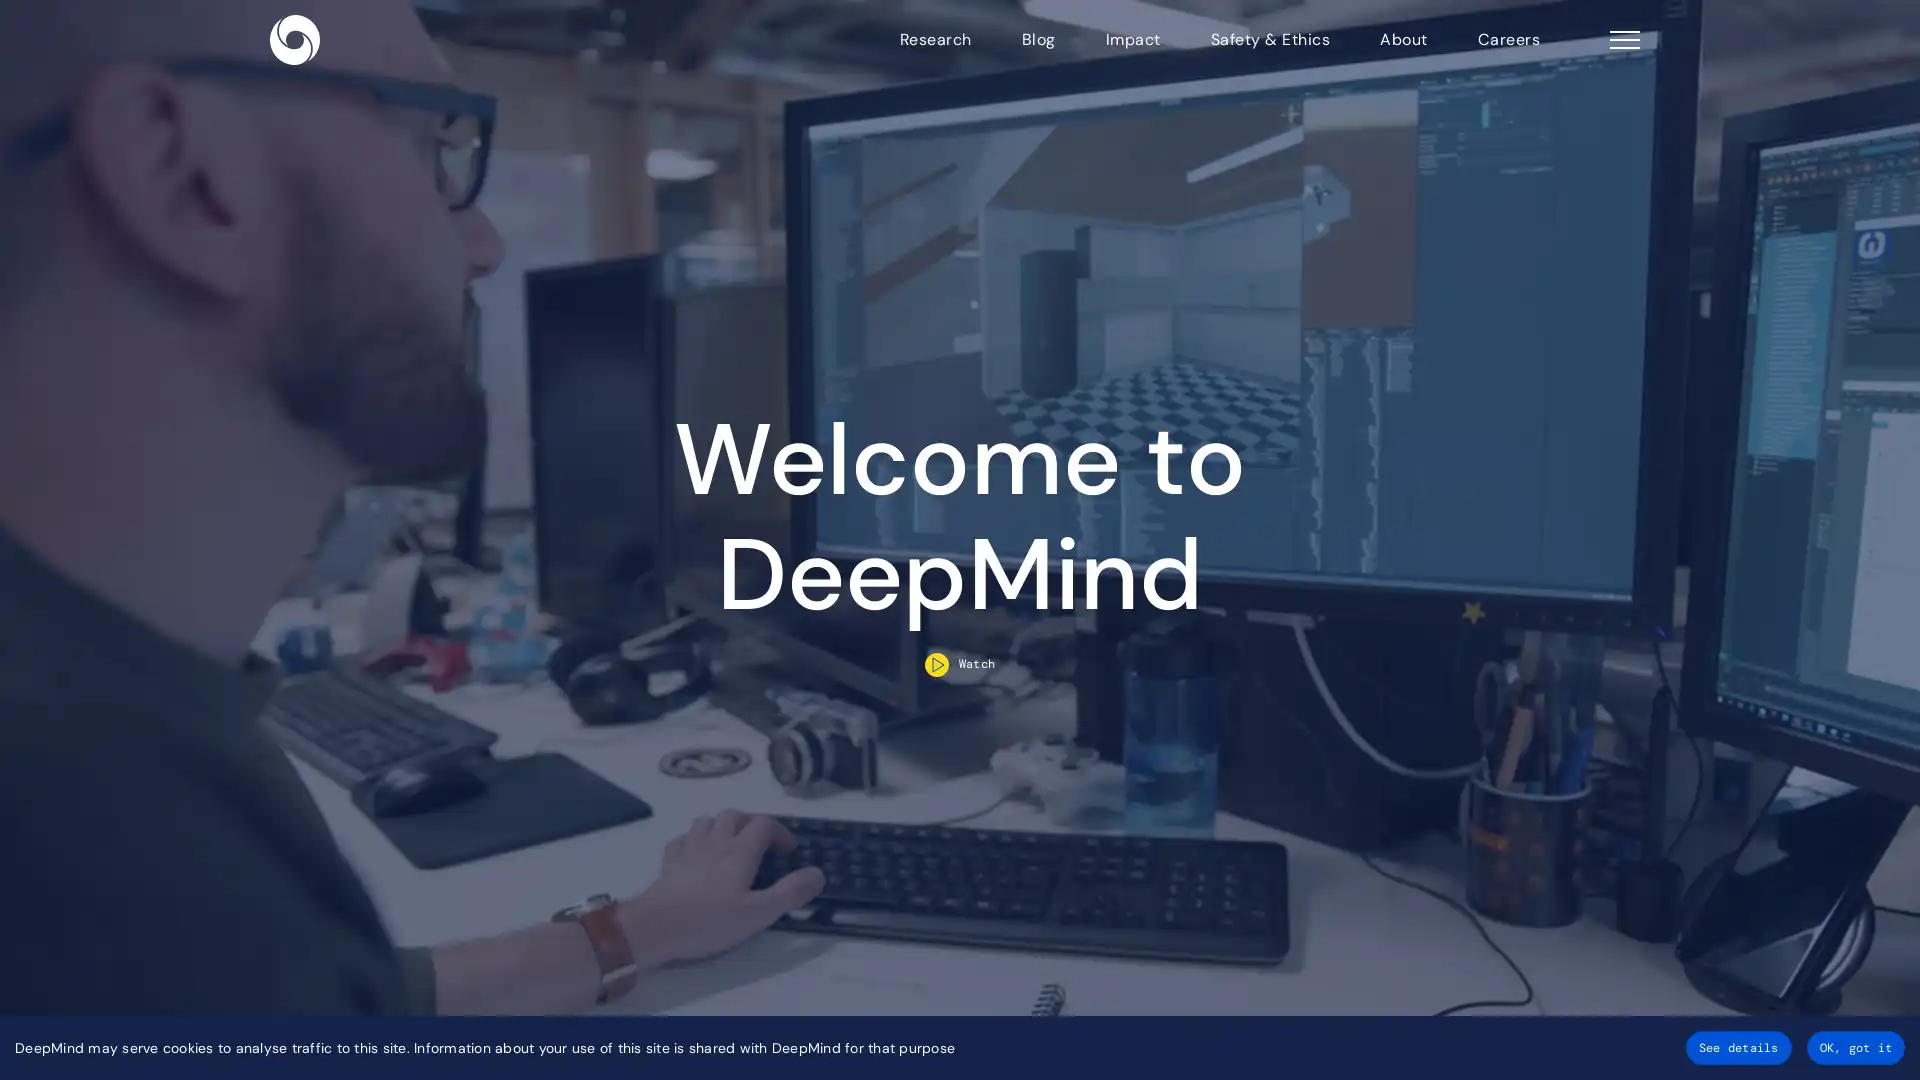  Describe the element at coordinates (1854, 1047) in the screenshot. I see `OK, got it` at that location.